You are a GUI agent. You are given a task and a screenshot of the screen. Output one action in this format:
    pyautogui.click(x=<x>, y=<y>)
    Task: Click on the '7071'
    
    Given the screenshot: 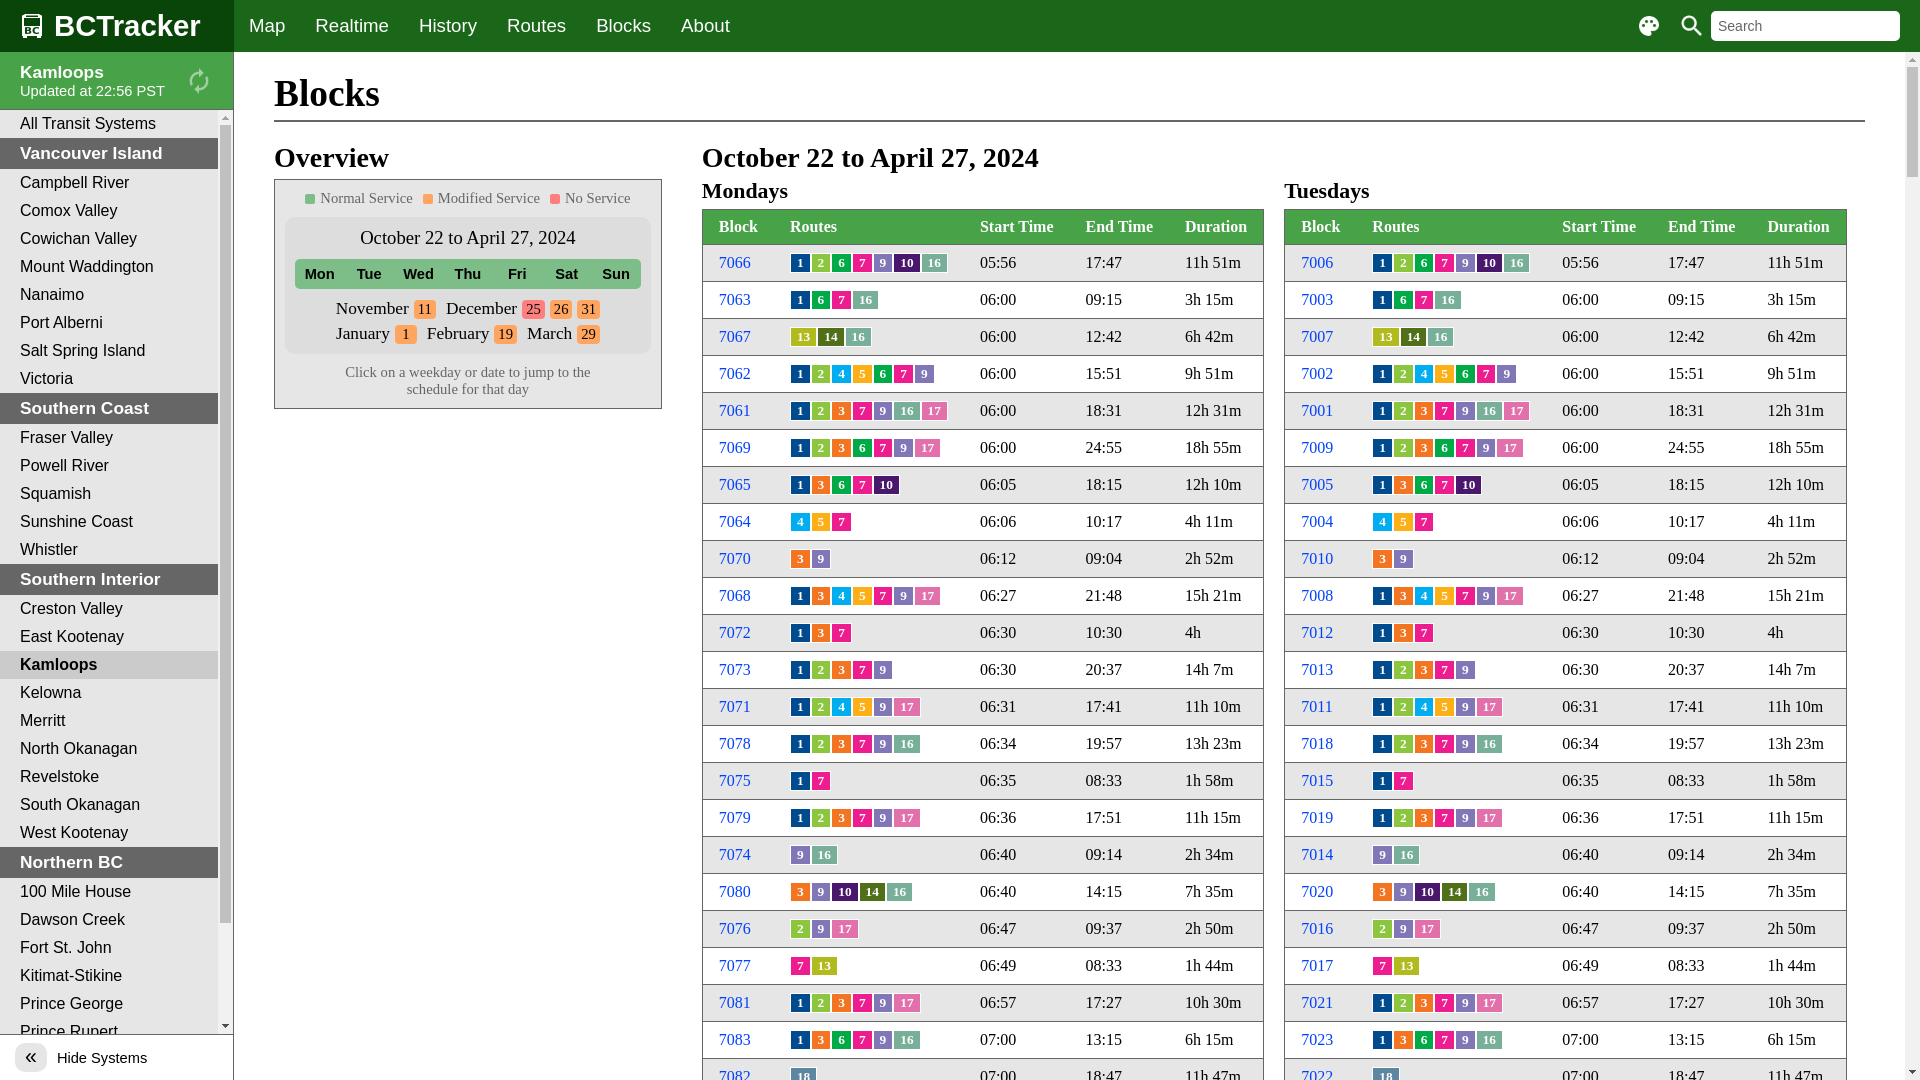 What is the action you would take?
    pyautogui.click(x=733, y=705)
    